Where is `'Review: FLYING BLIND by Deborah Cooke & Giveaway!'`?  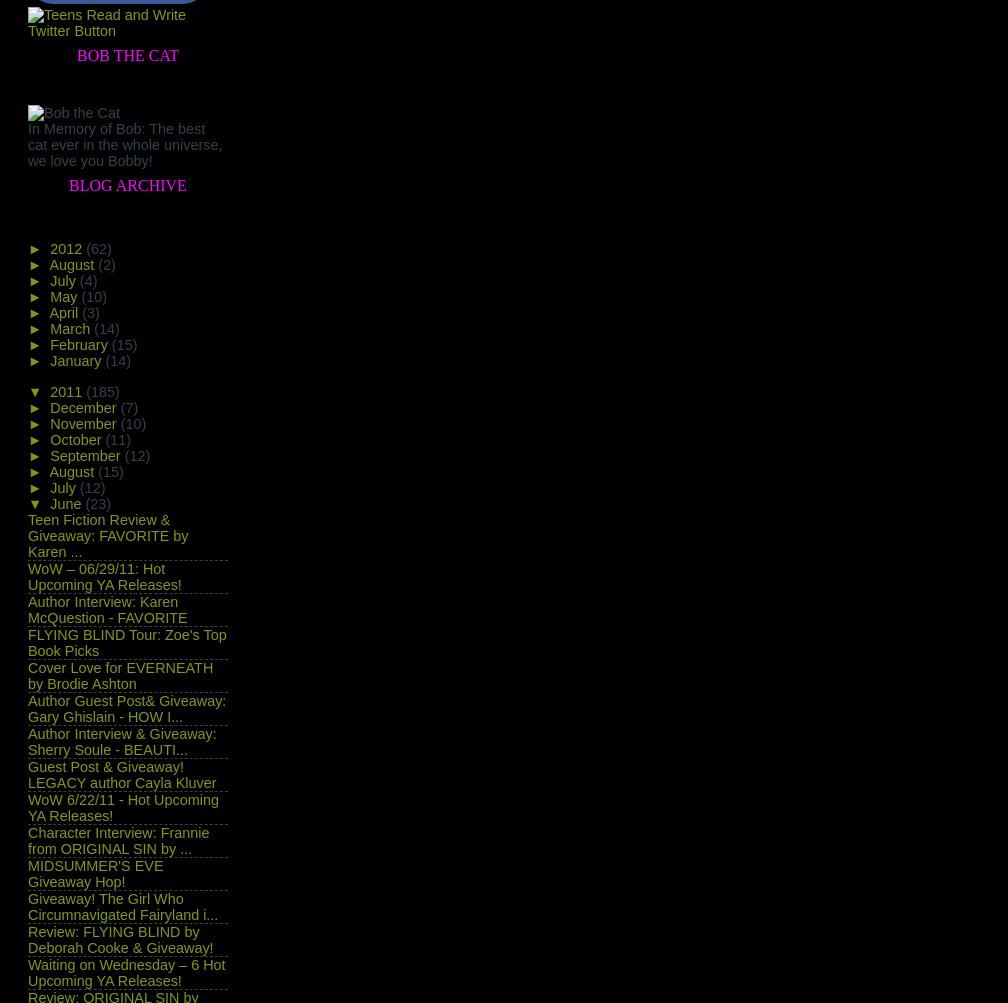 'Review: FLYING BLIND by Deborah Cooke & Giveaway!' is located at coordinates (120, 938).